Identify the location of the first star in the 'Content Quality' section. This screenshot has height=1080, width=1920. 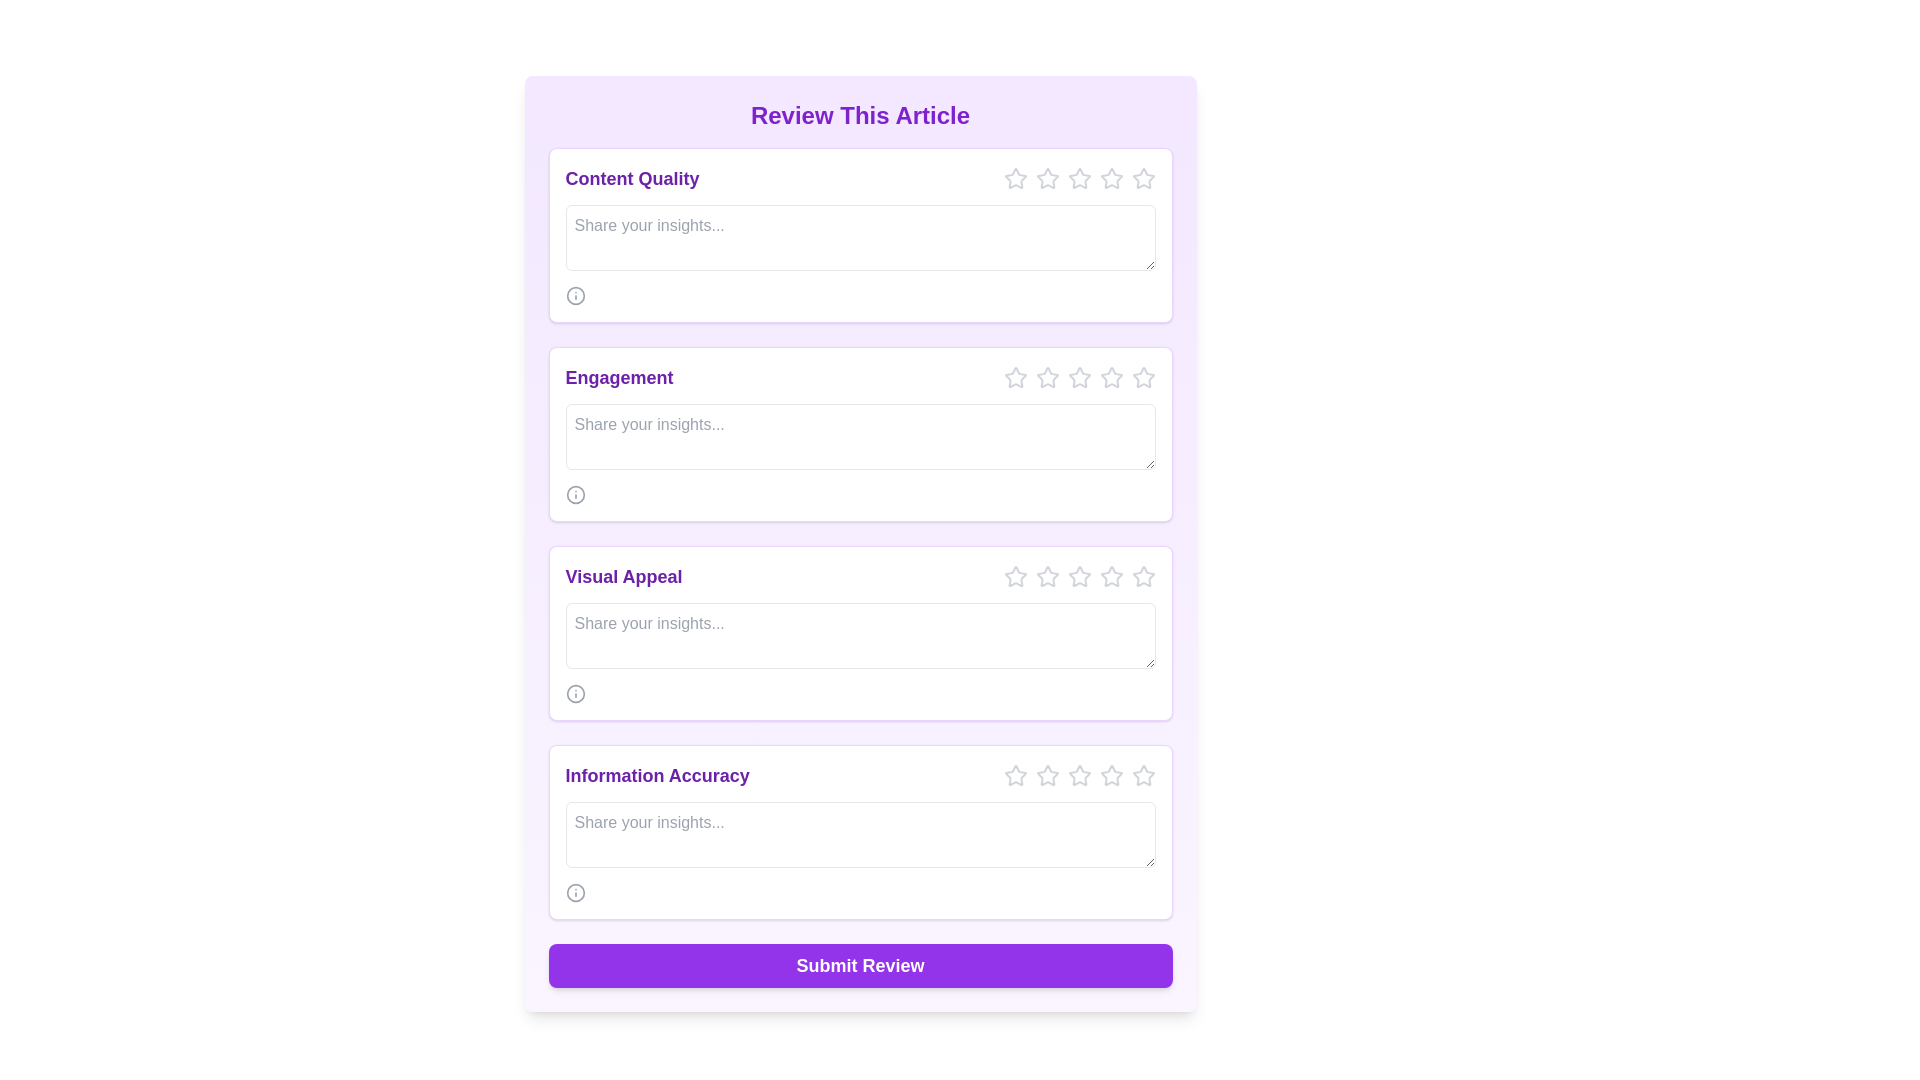
(1015, 177).